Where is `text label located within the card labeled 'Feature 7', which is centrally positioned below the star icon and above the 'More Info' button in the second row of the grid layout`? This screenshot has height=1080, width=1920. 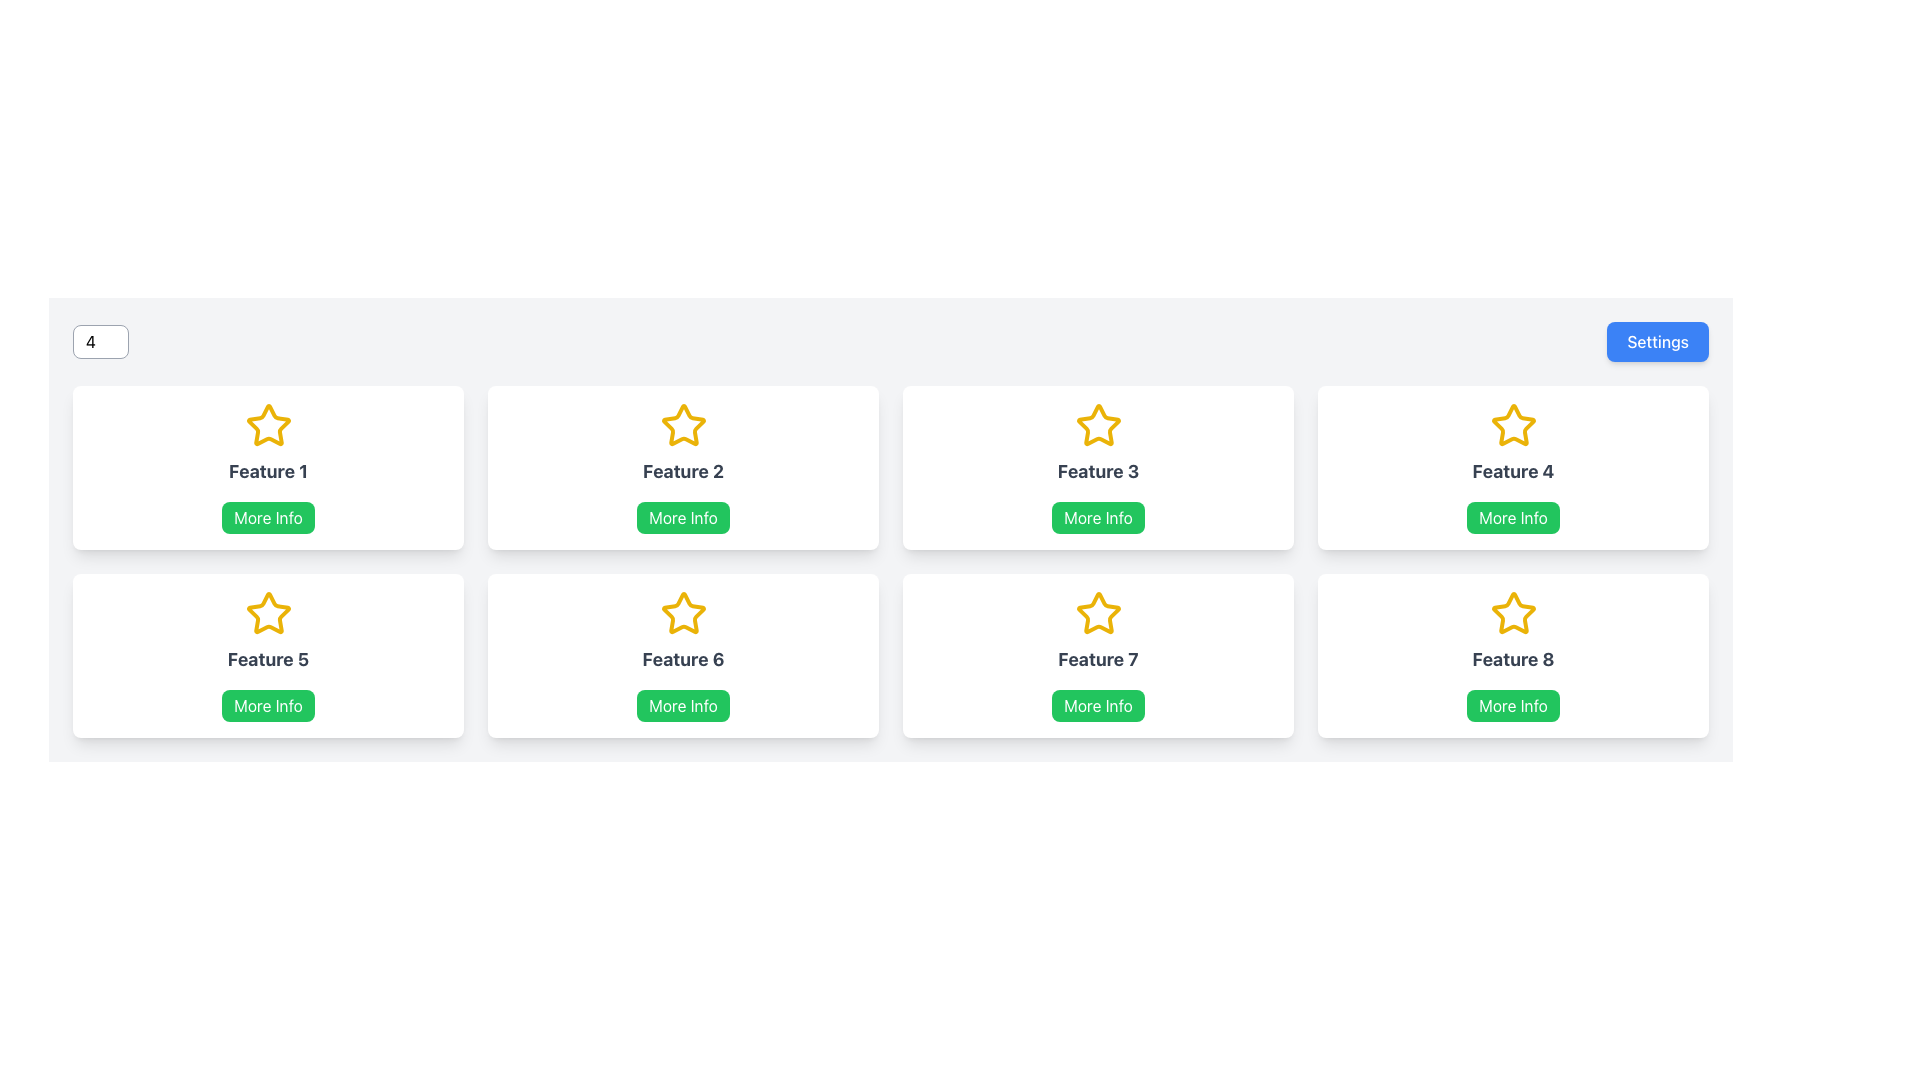
text label located within the card labeled 'Feature 7', which is centrally positioned below the star icon and above the 'More Info' button in the second row of the grid layout is located at coordinates (1097, 659).